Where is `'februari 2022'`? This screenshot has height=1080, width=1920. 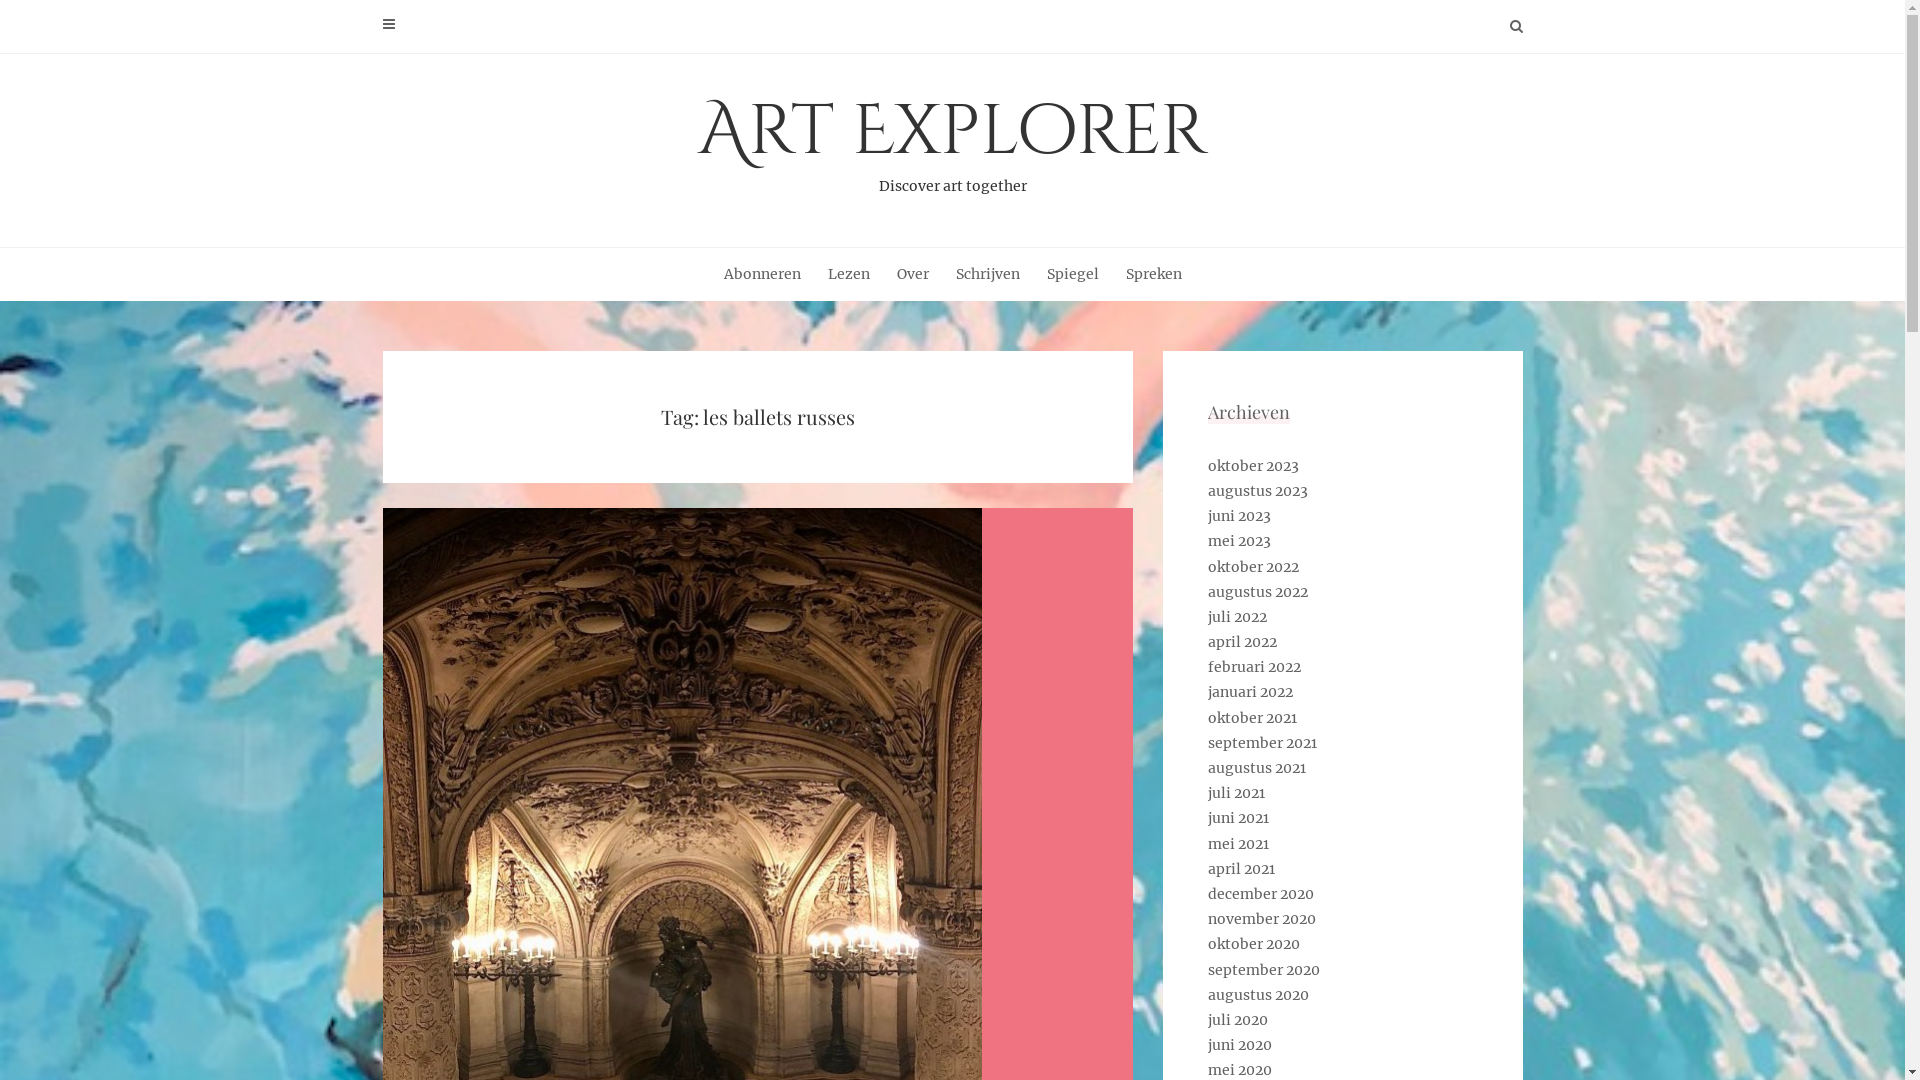 'februari 2022' is located at coordinates (1253, 667).